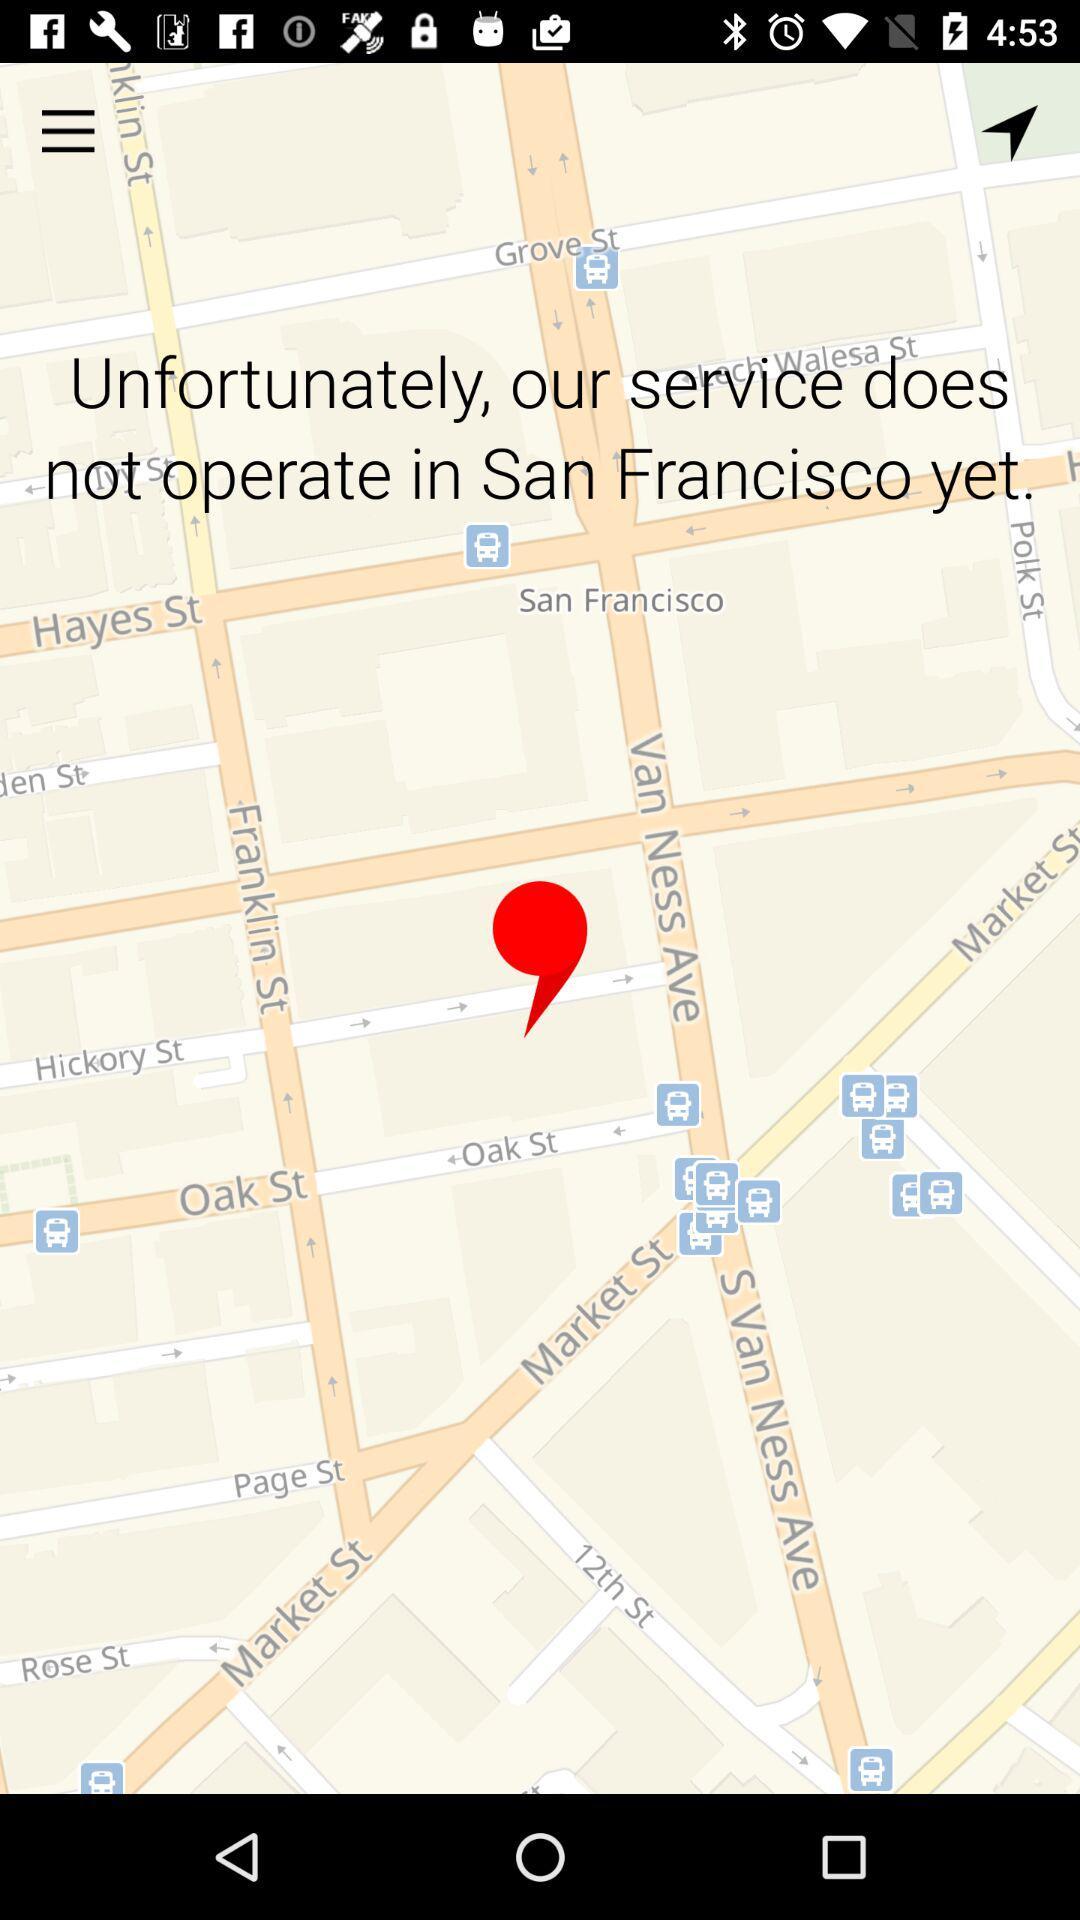 The height and width of the screenshot is (1920, 1080). Describe the element at coordinates (67, 130) in the screenshot. I see `the item above the unfortunately our service item` at that location.